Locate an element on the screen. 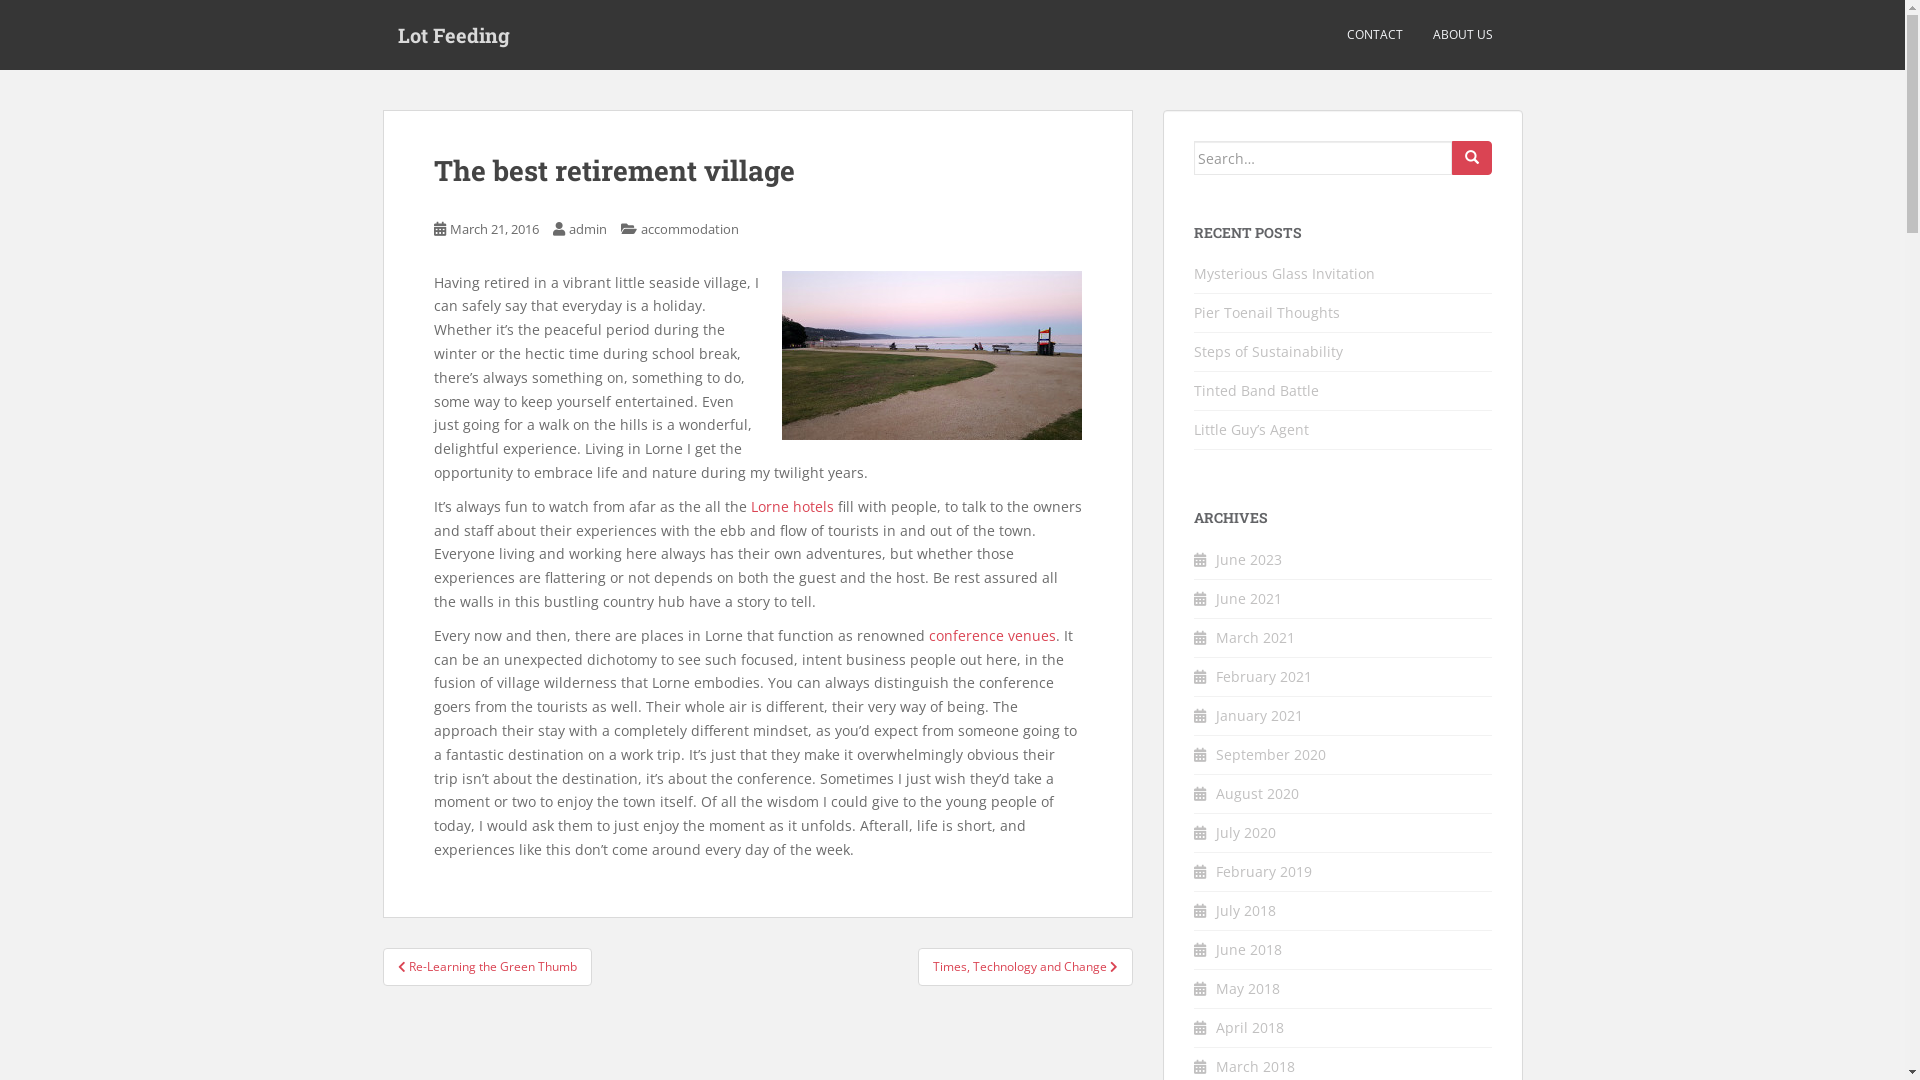  'February 2021' is located at coordinates (1262, 675).